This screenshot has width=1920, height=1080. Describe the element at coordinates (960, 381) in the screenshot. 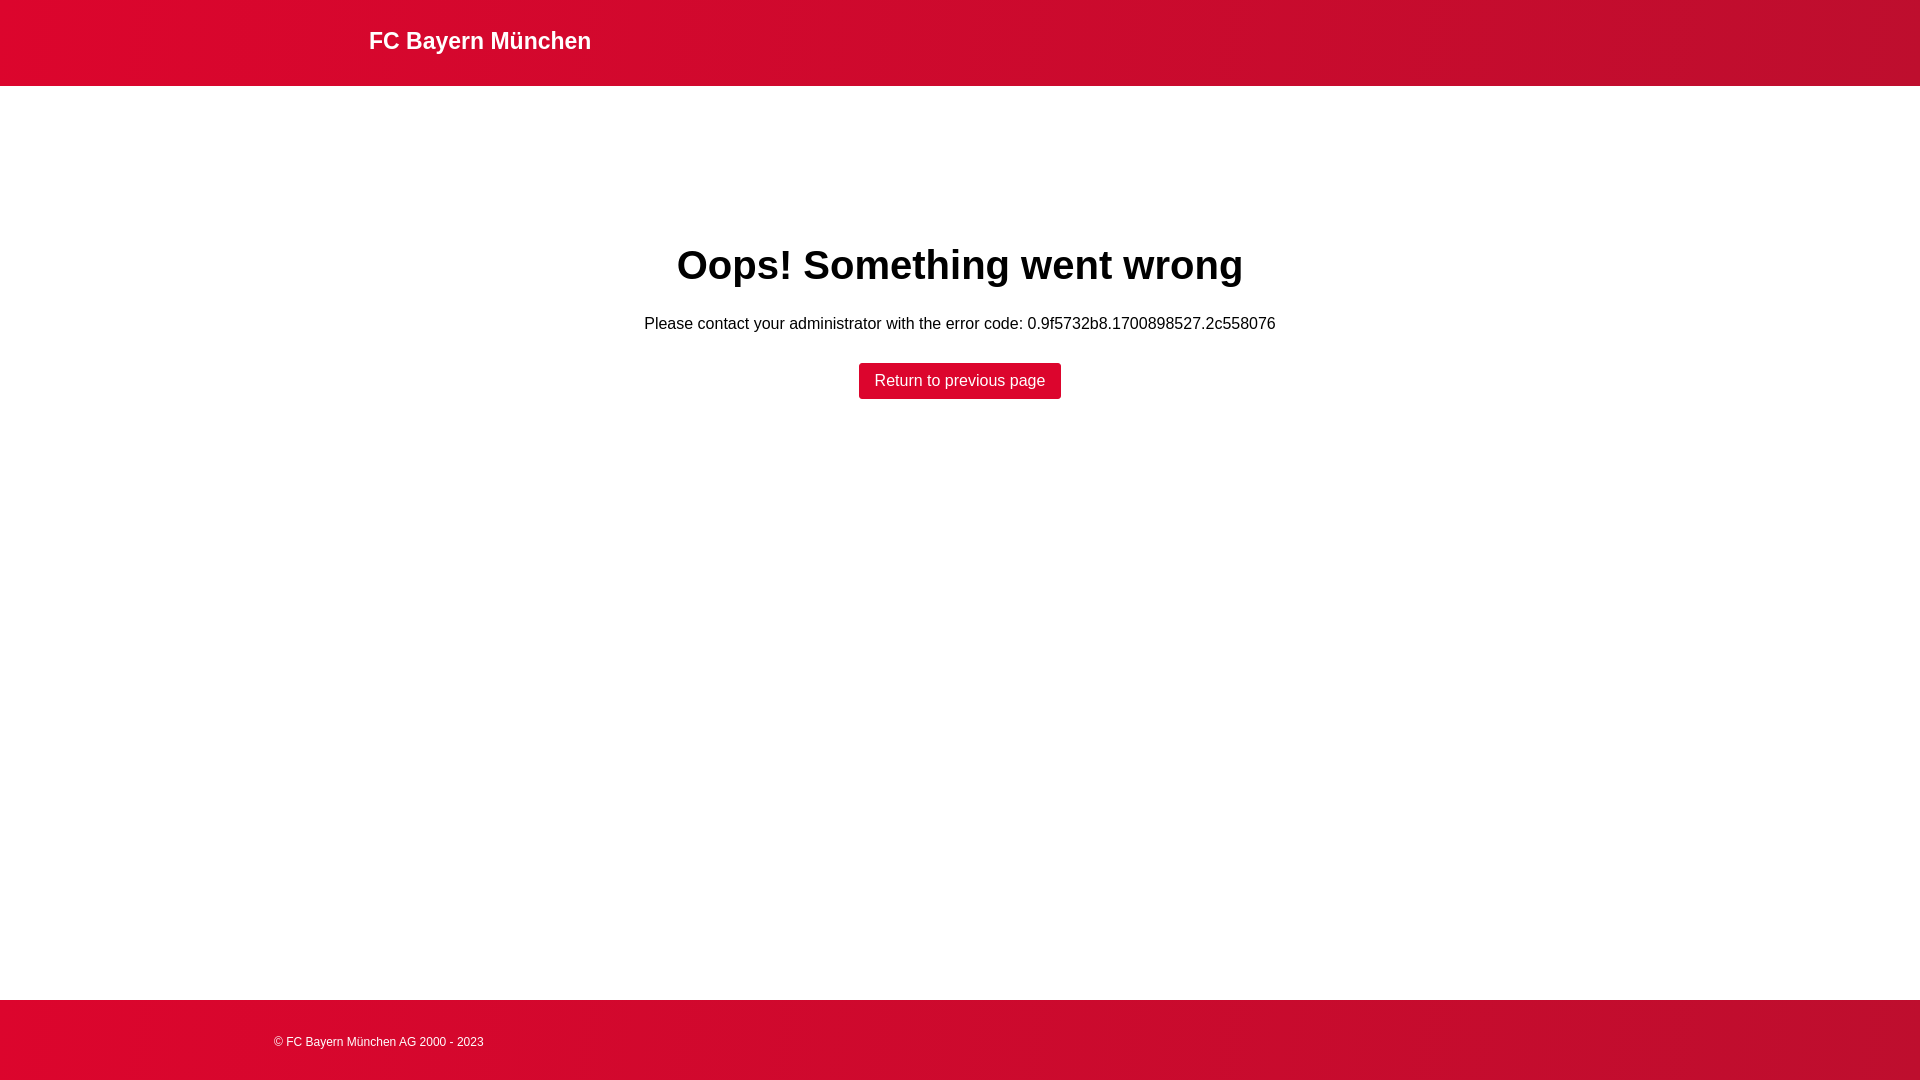

I see `'Return to previous page'` at that location.